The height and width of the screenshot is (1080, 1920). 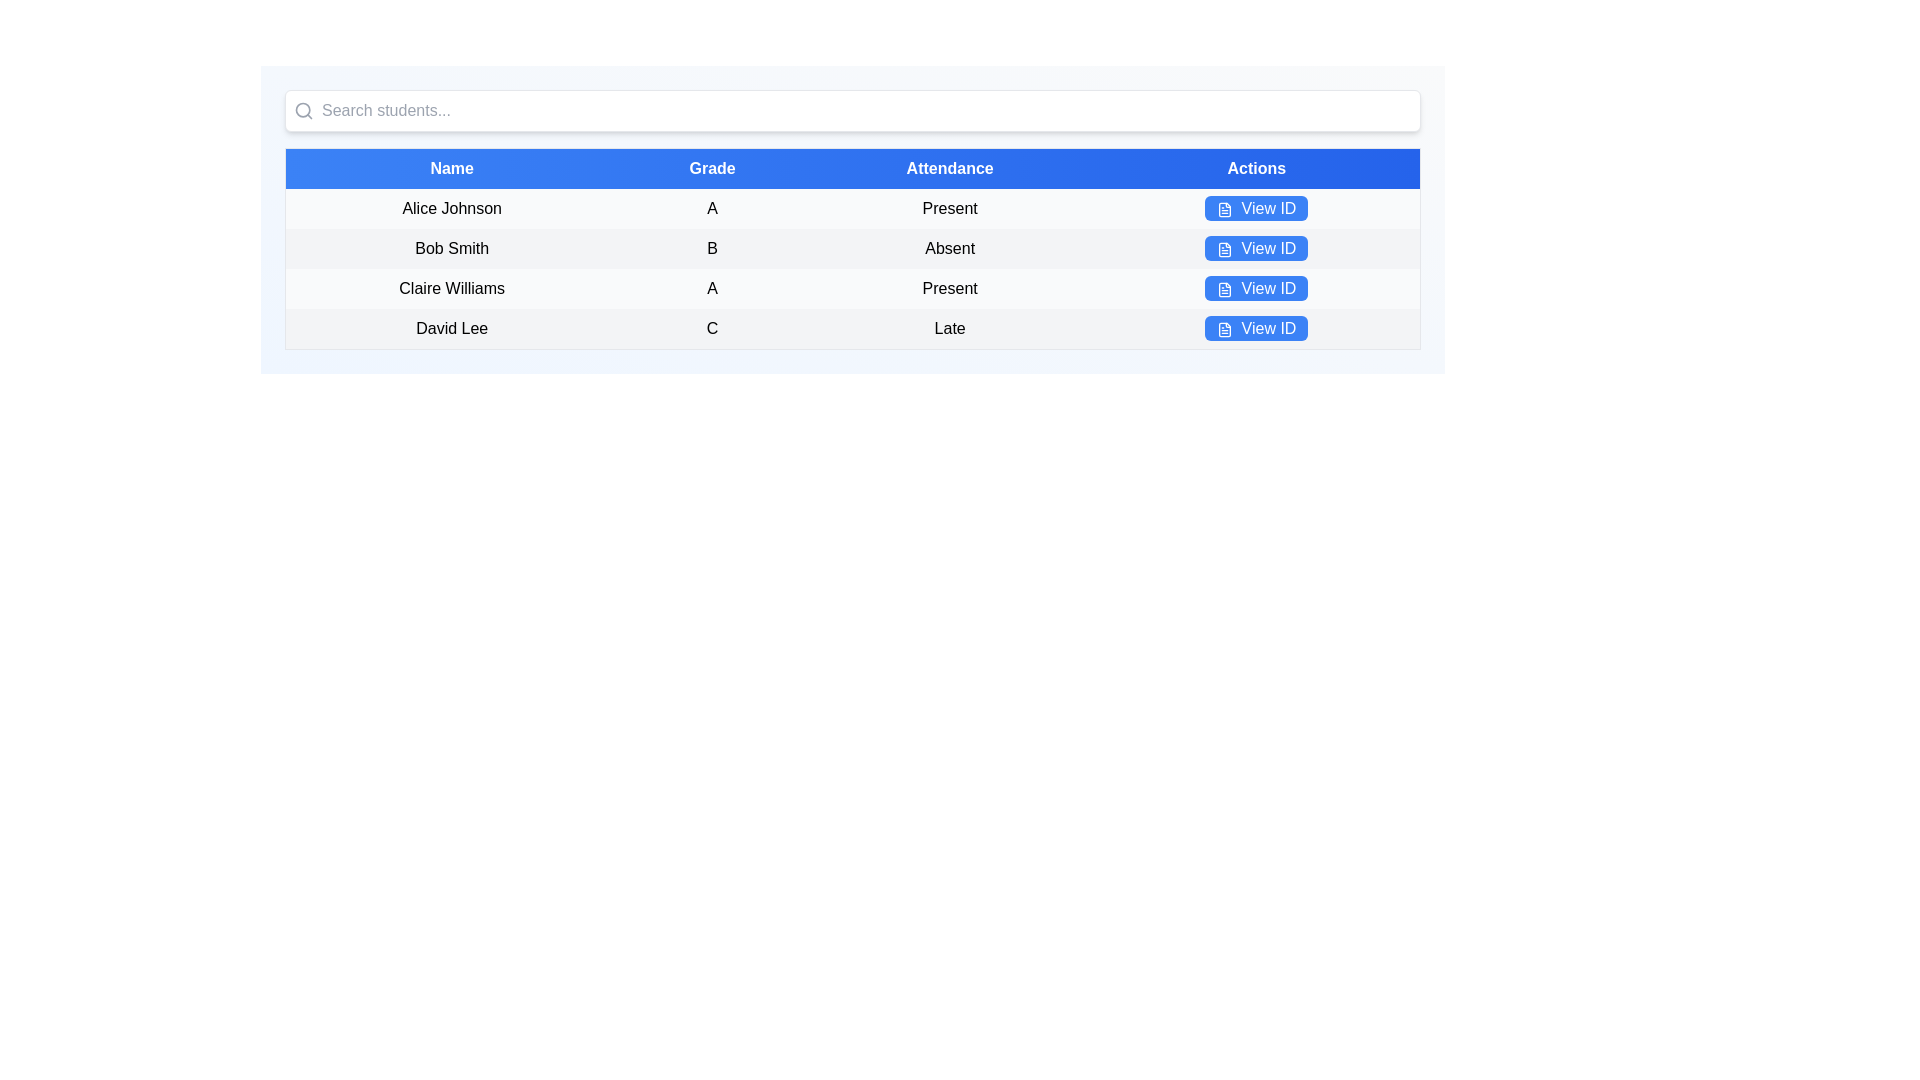 What do you see at coordinates (1256, 248) in the screenshot?
I see `the button in the fourth column of the table under the 'Actions' heading for the row with 'Absent' attendance status for 'Bob Smith'` at bounding box center [1256, 248].